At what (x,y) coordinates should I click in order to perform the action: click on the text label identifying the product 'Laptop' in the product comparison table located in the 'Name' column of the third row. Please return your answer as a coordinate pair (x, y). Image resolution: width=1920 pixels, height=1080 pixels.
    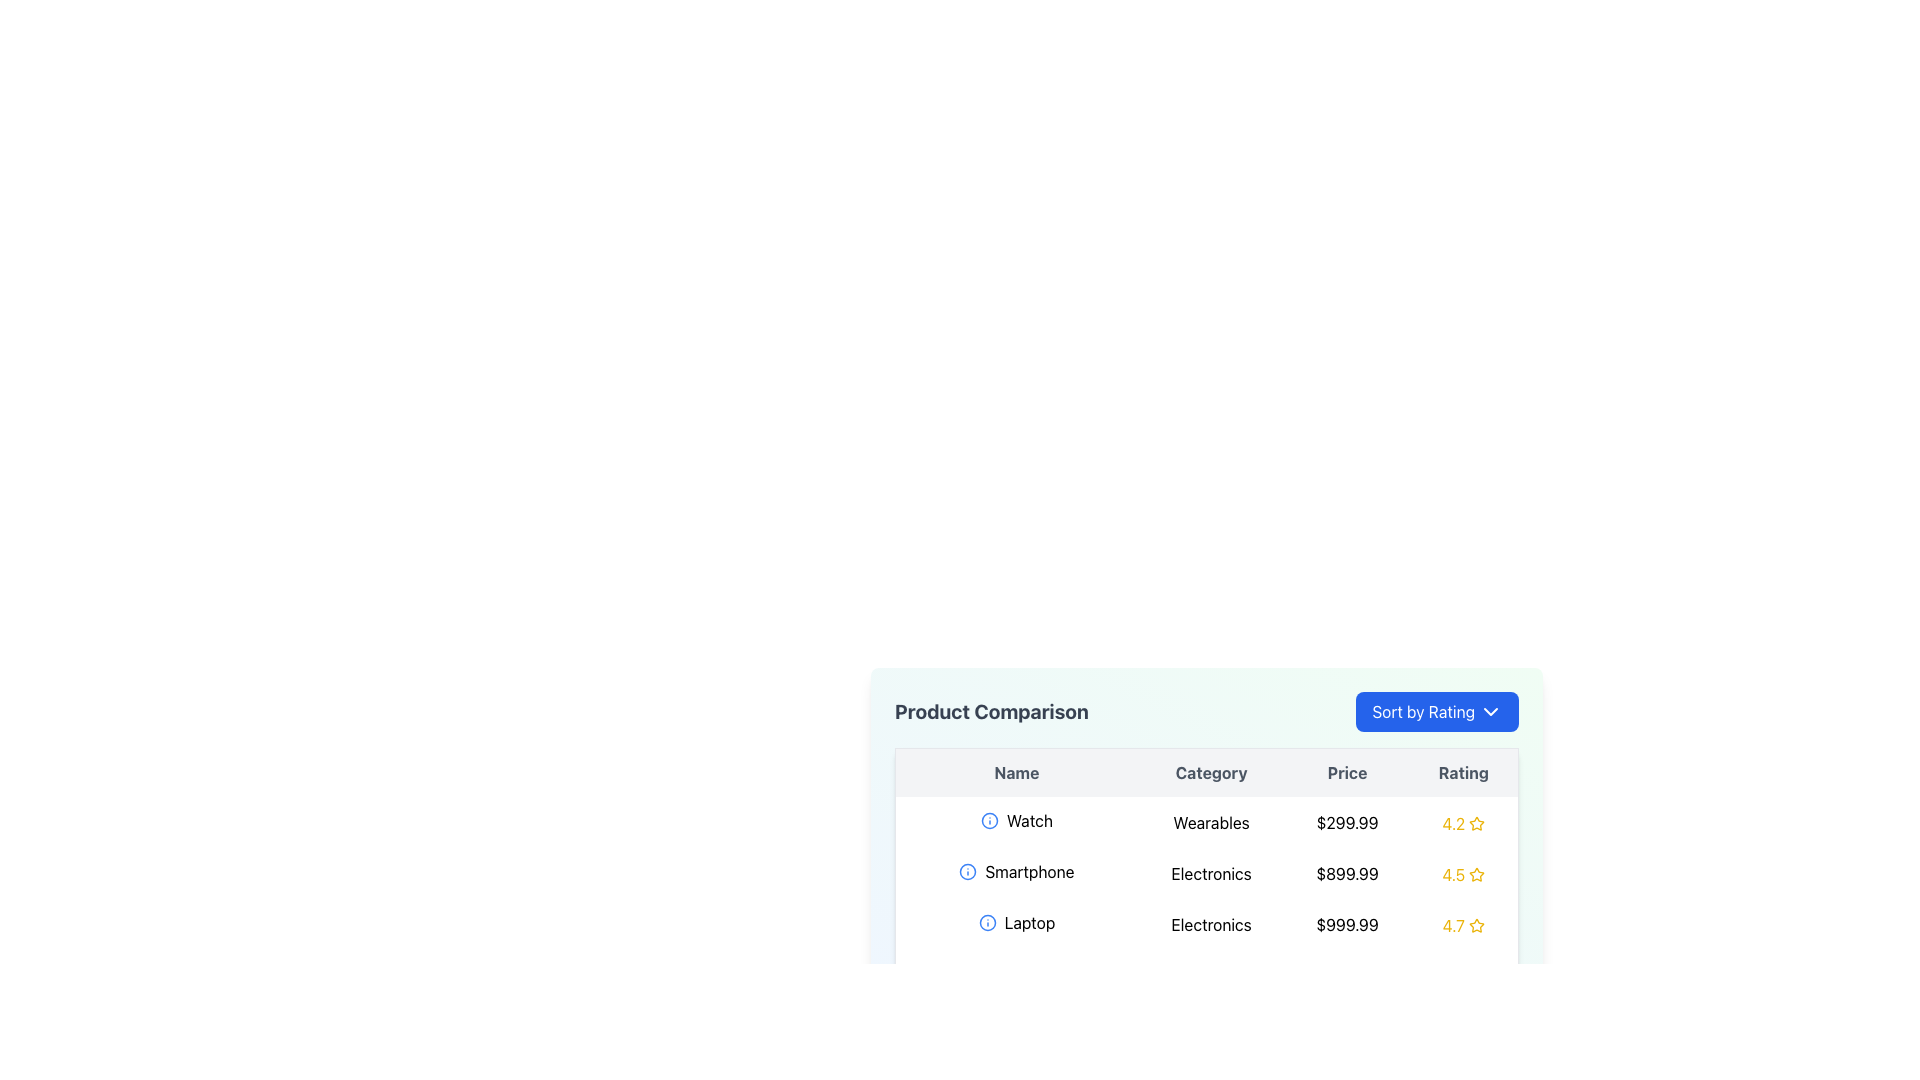
    Looking at the image, I should click on (1016, 922).